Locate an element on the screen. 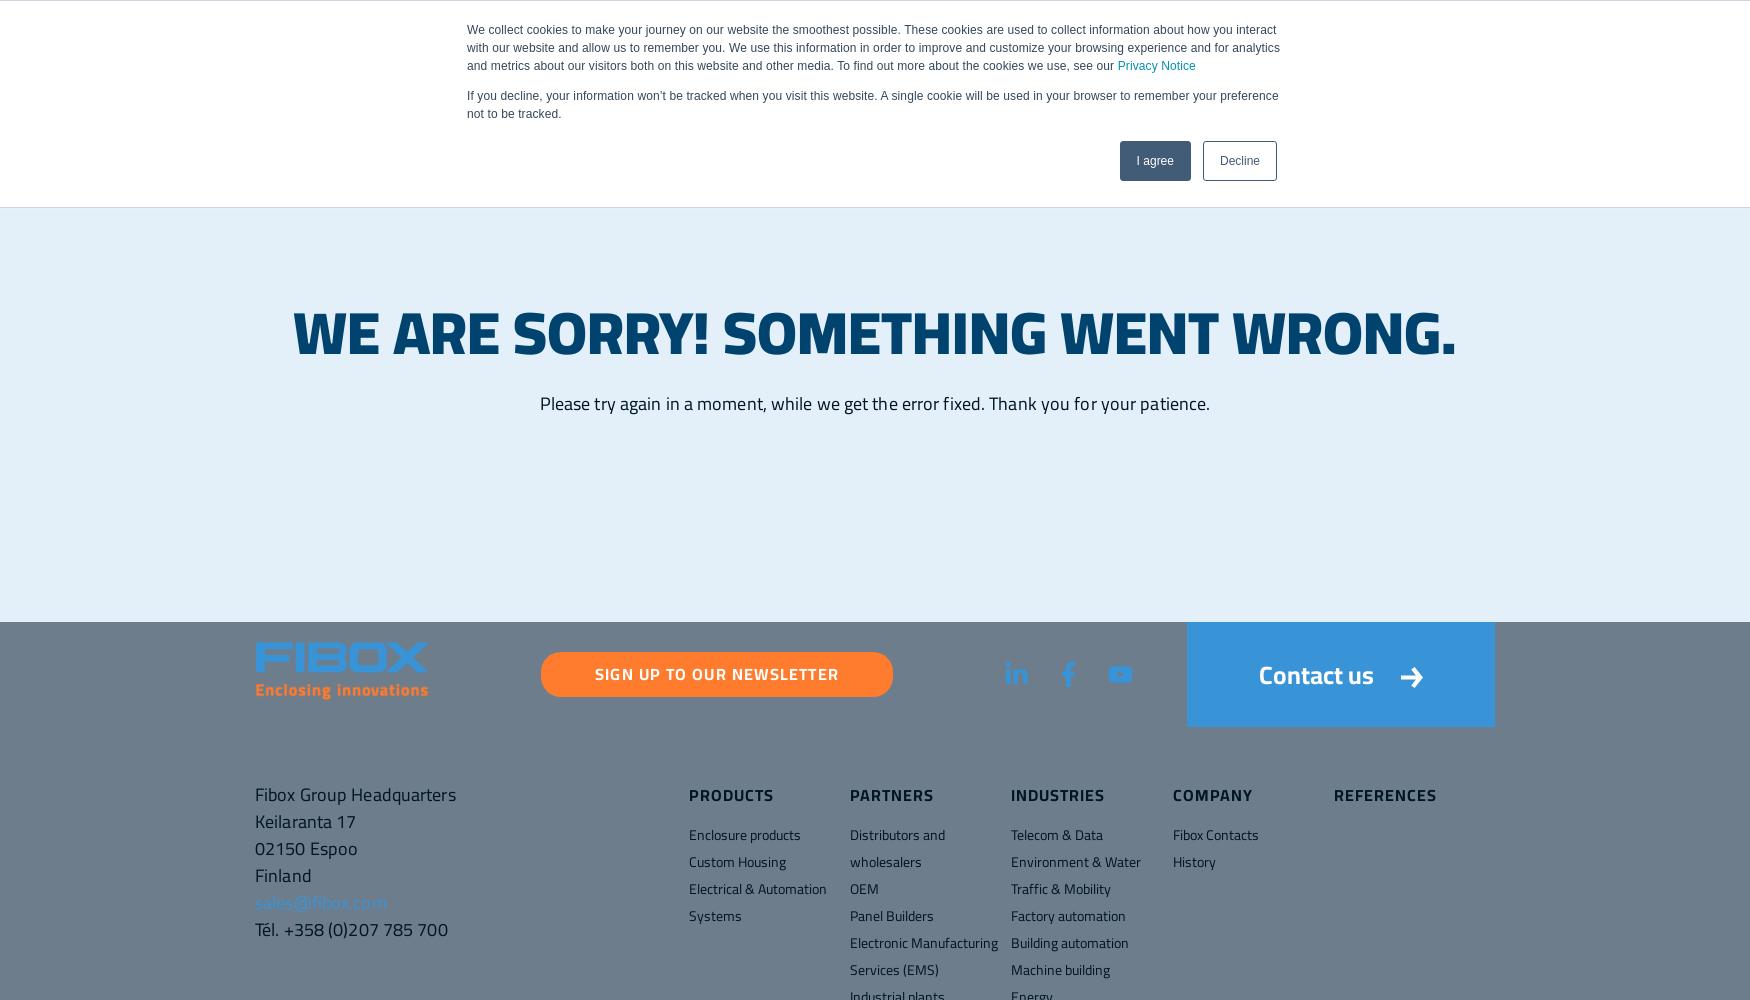  'Fibox Group Headquarters' is located at coordinates (355, 793).